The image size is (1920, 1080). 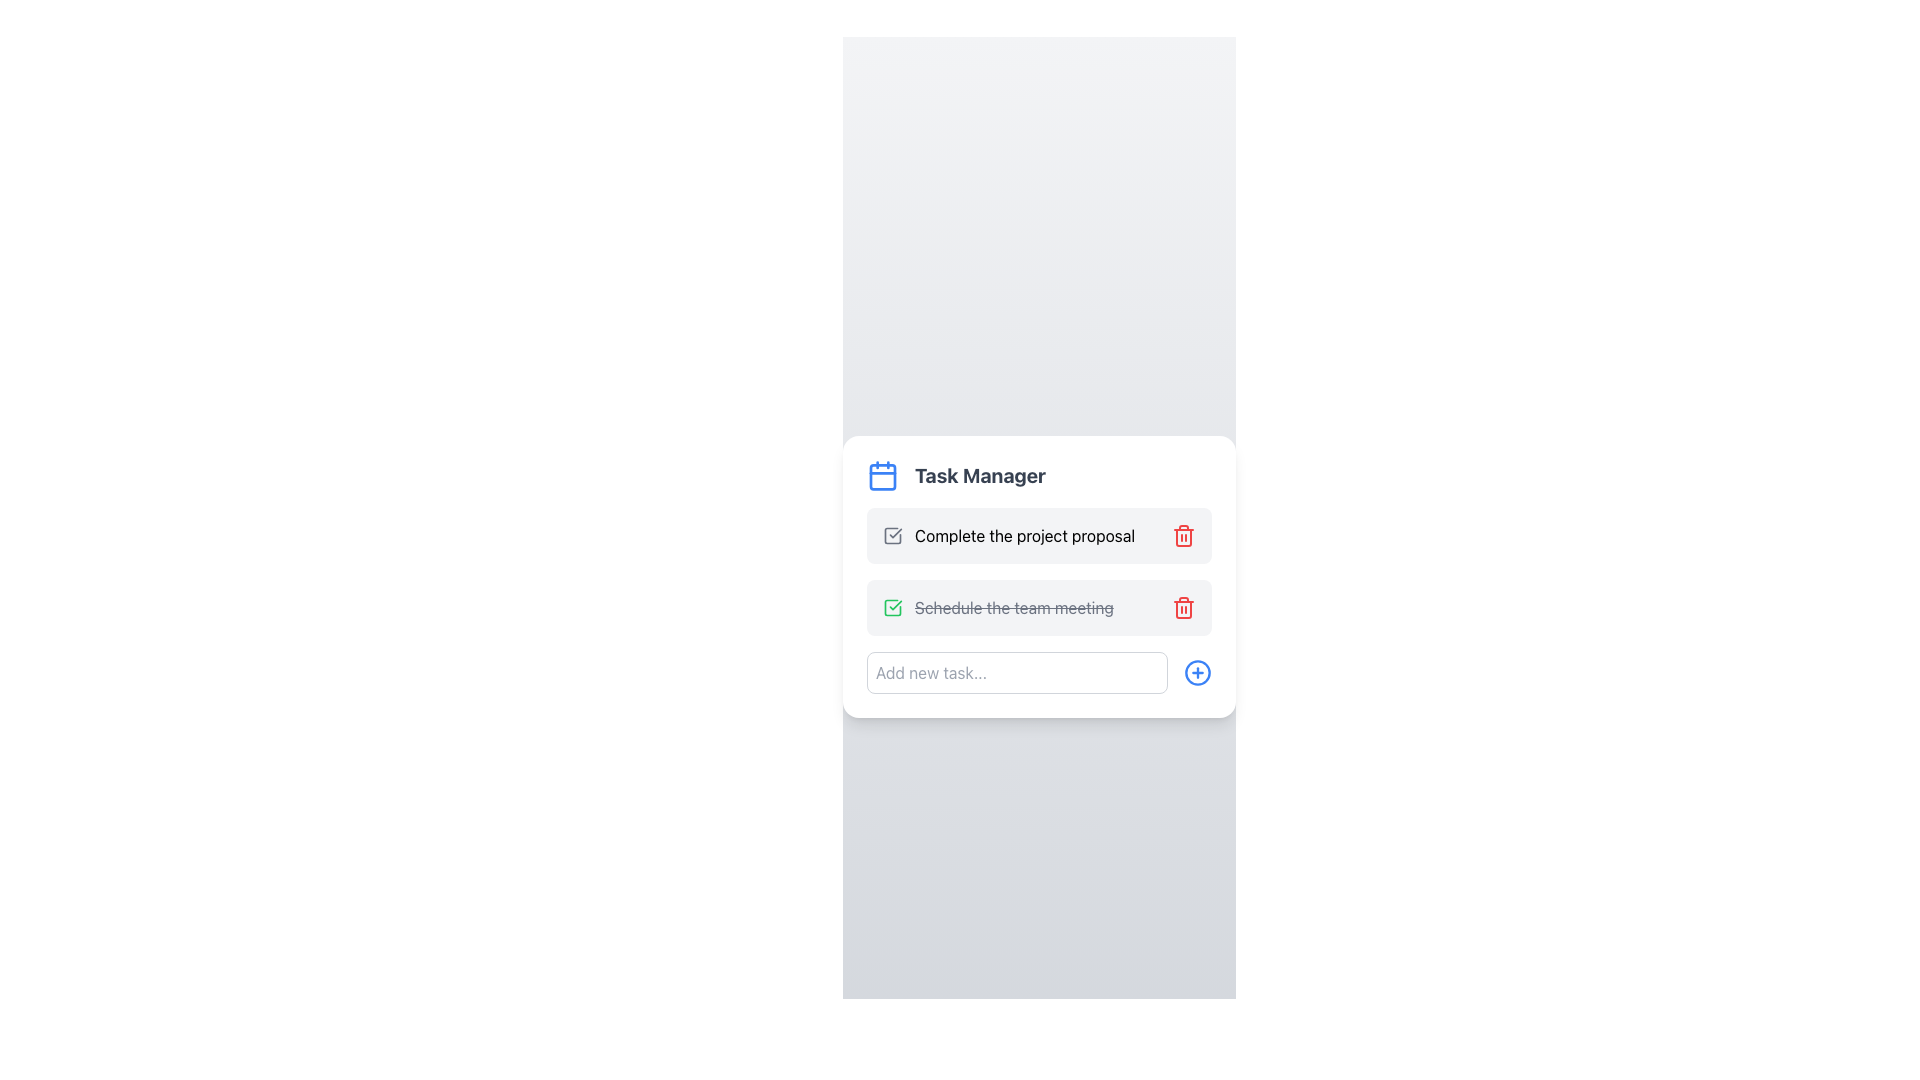 What do you see at coordinates (1184, 608) in the screenshot?
I see `the outer border of the red trashcan icon associated with the task 'Schedule the team meeting' to check for any visual changes` at bounding box center [1184, 608].